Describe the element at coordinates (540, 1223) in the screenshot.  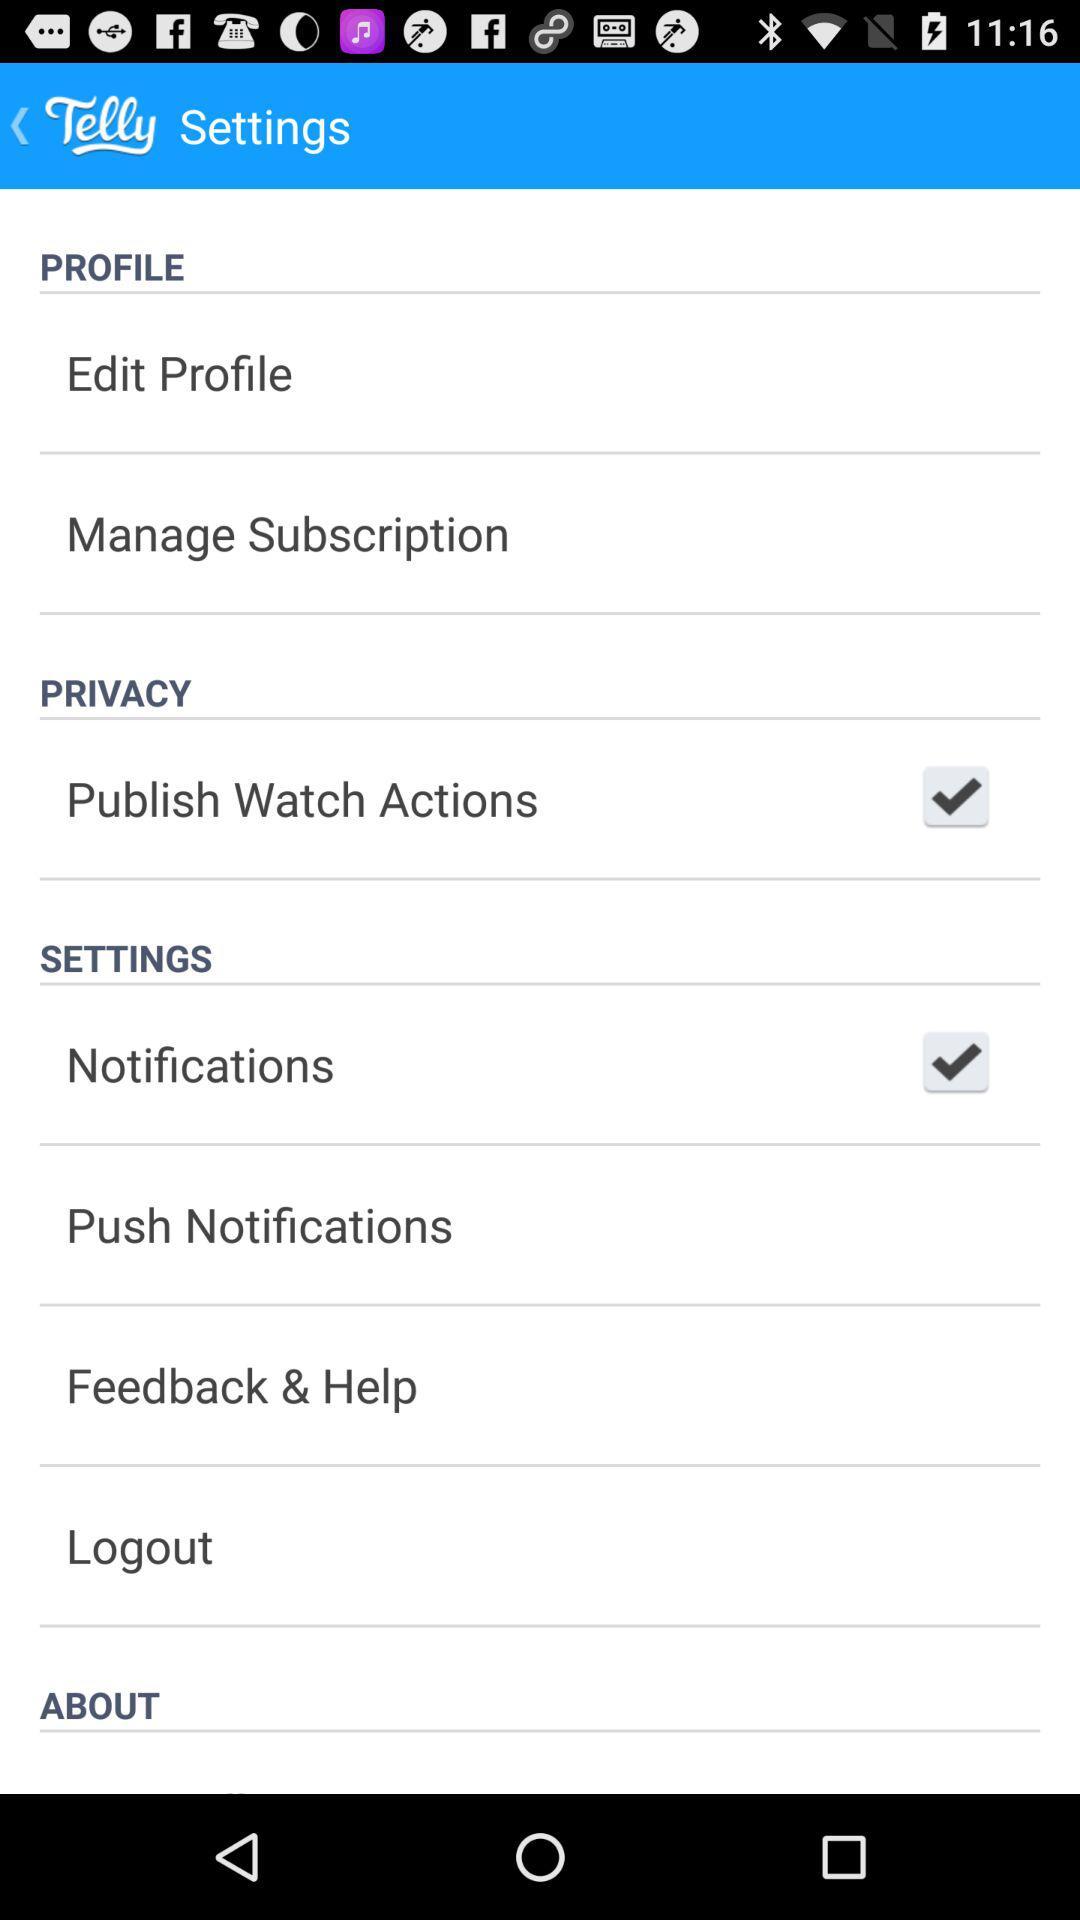
I see `push notifications icon` at that location.